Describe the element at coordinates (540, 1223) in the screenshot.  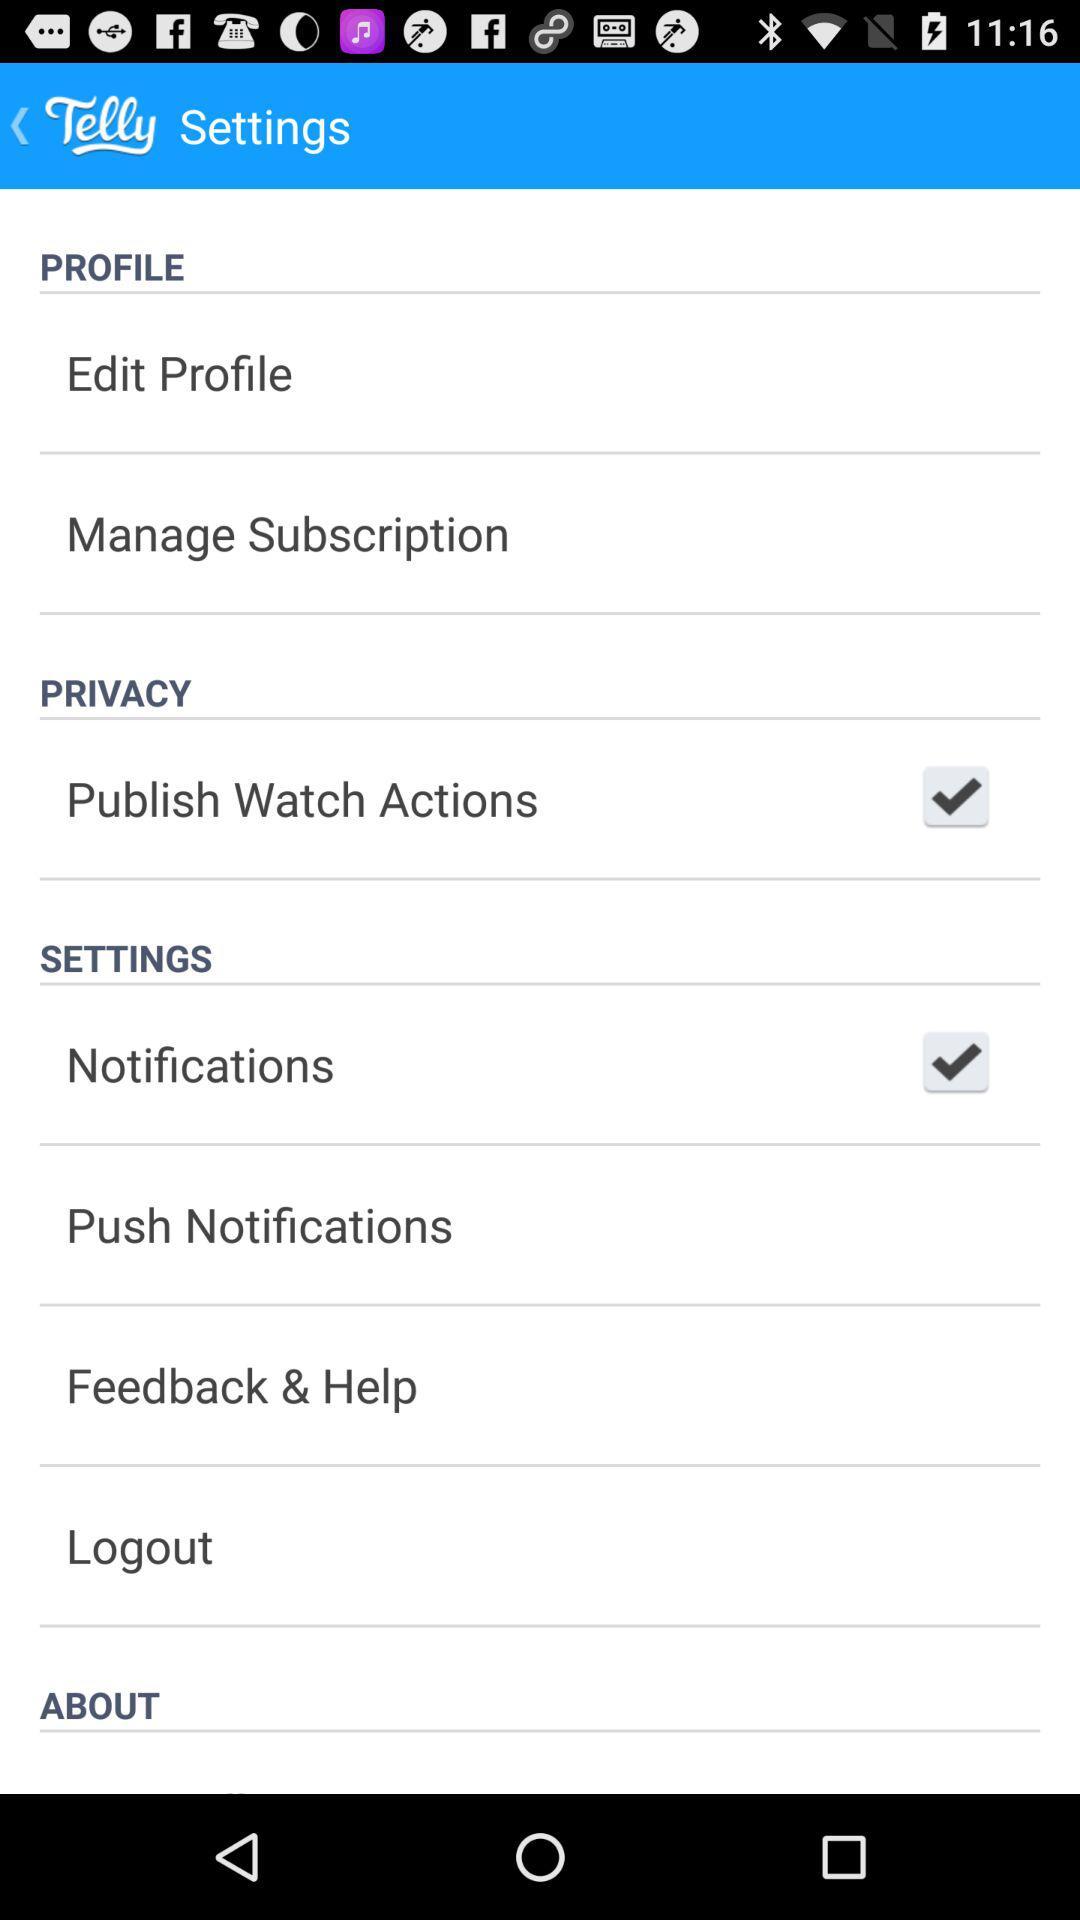
I see `push notifications icon` at that location.